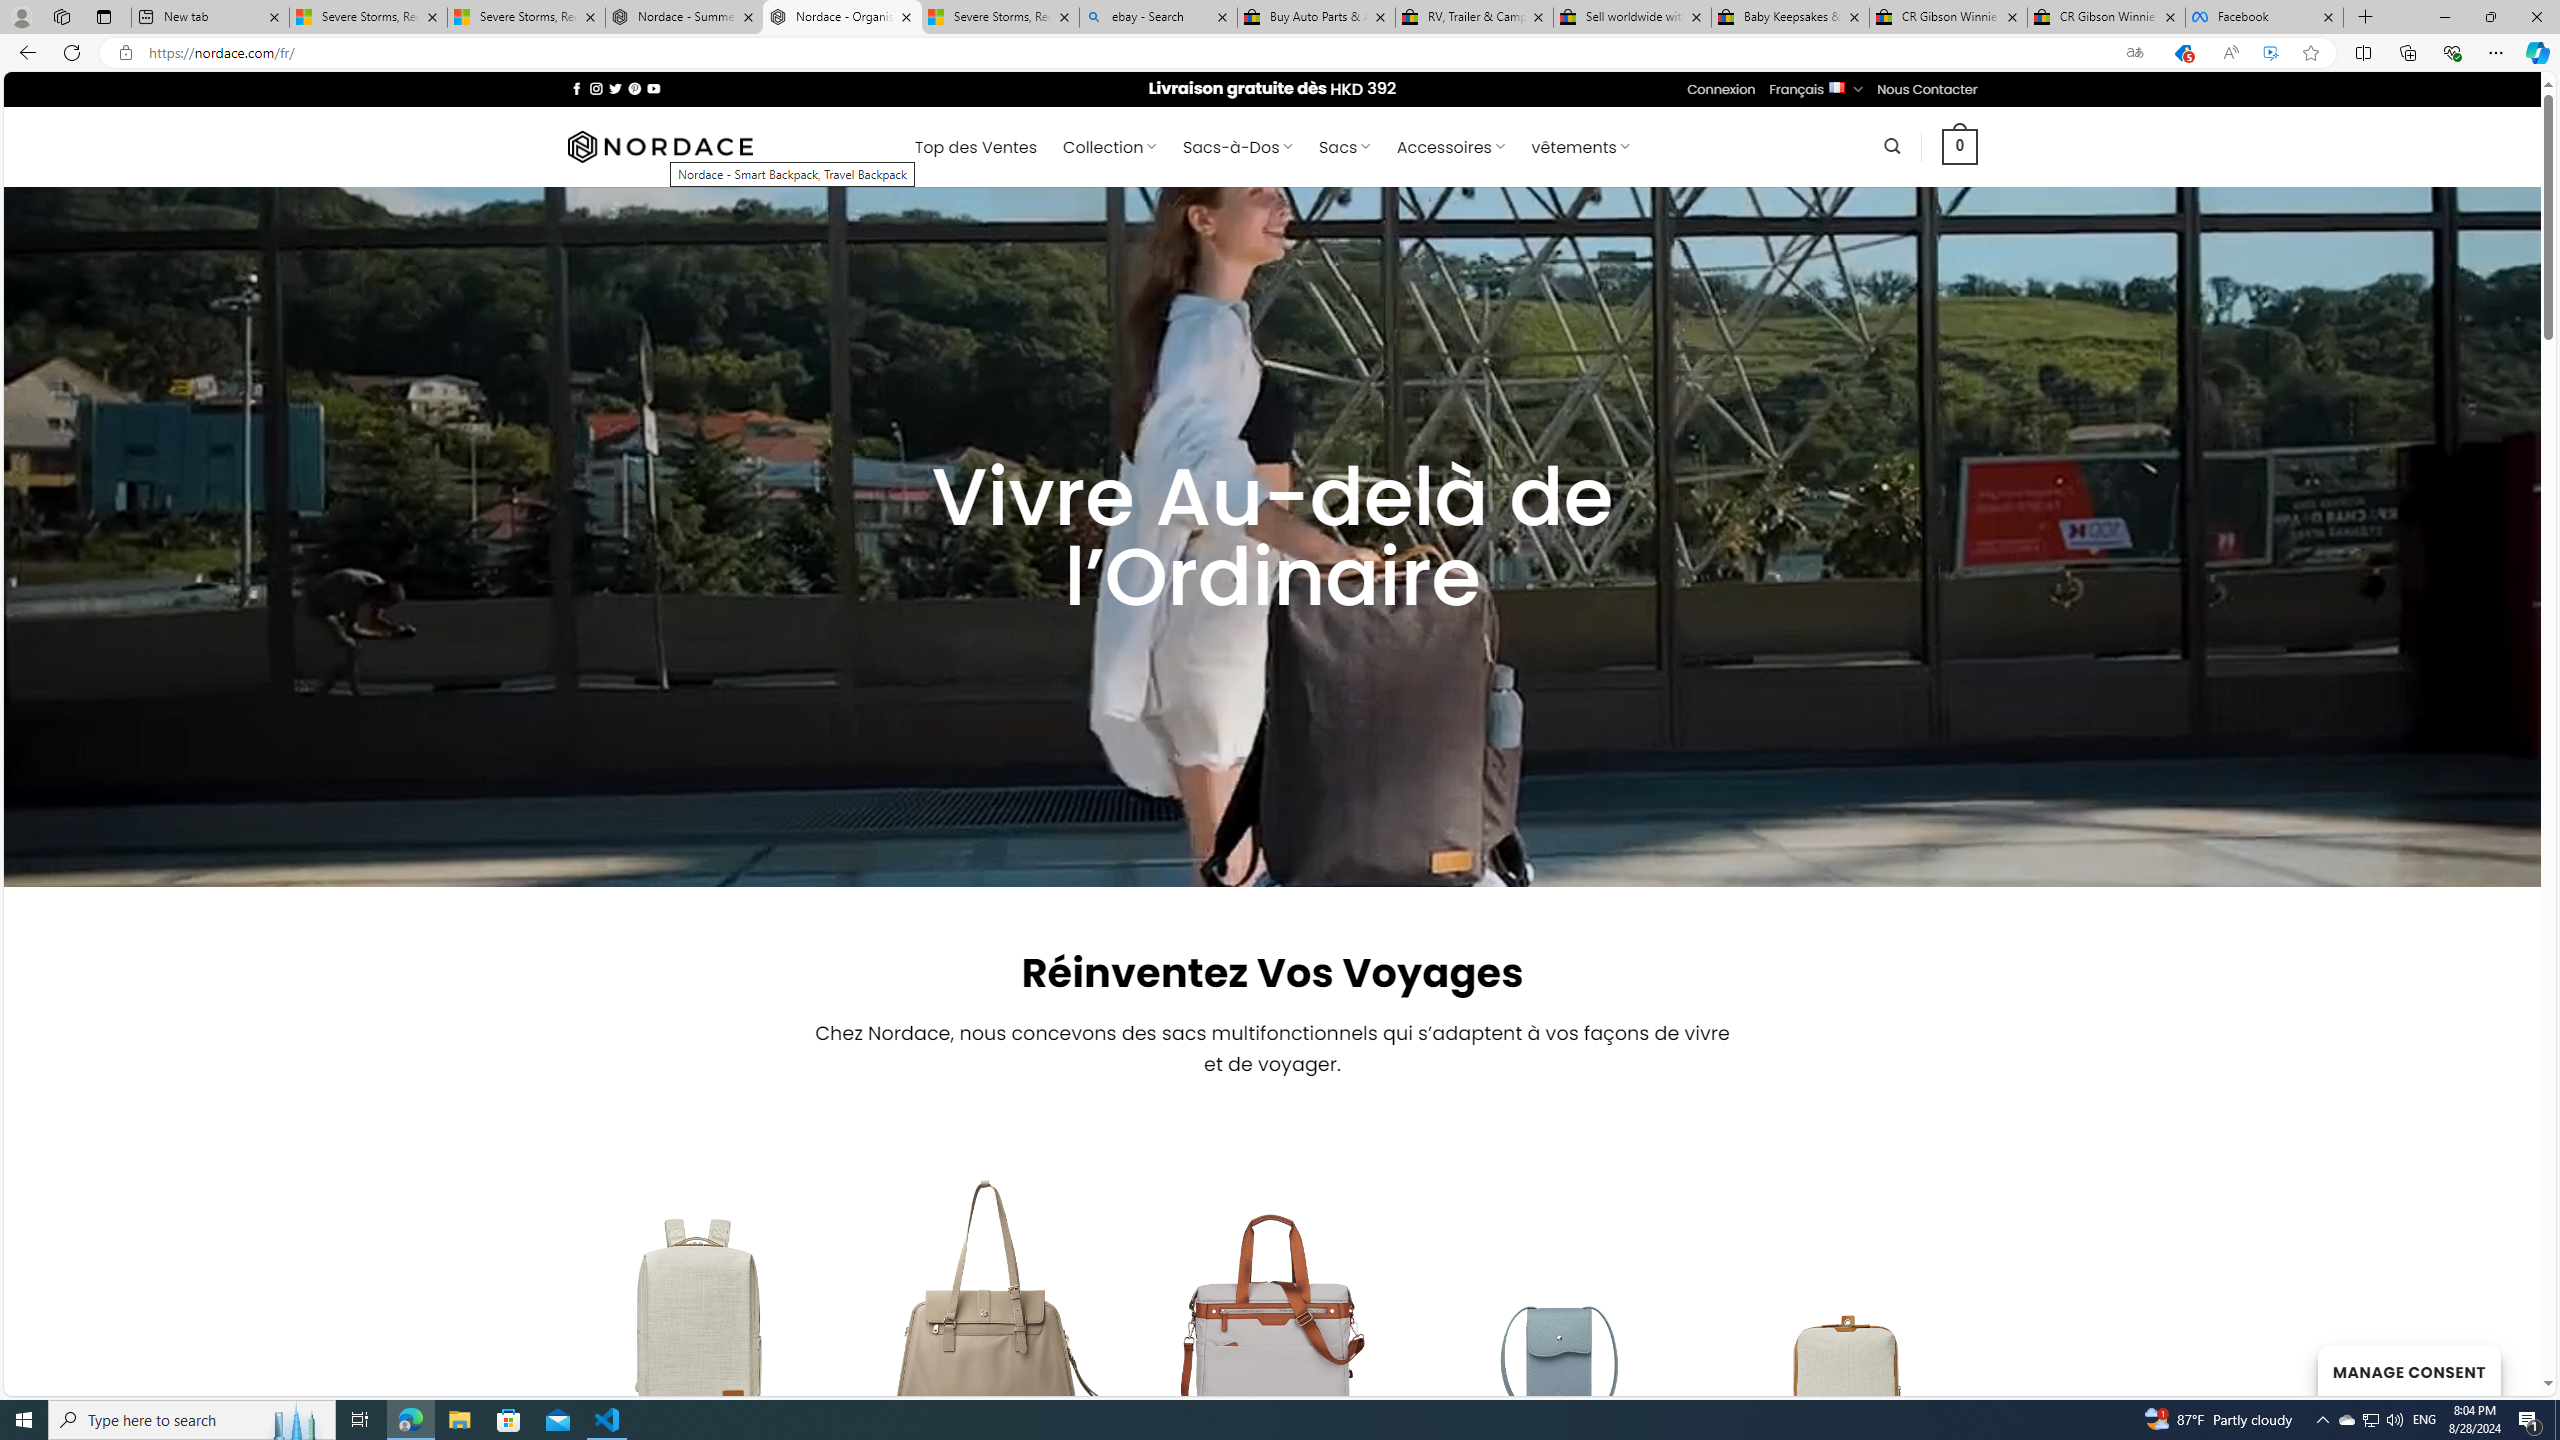  I want to click on 'Nous Contacter', so click(1927, 88).